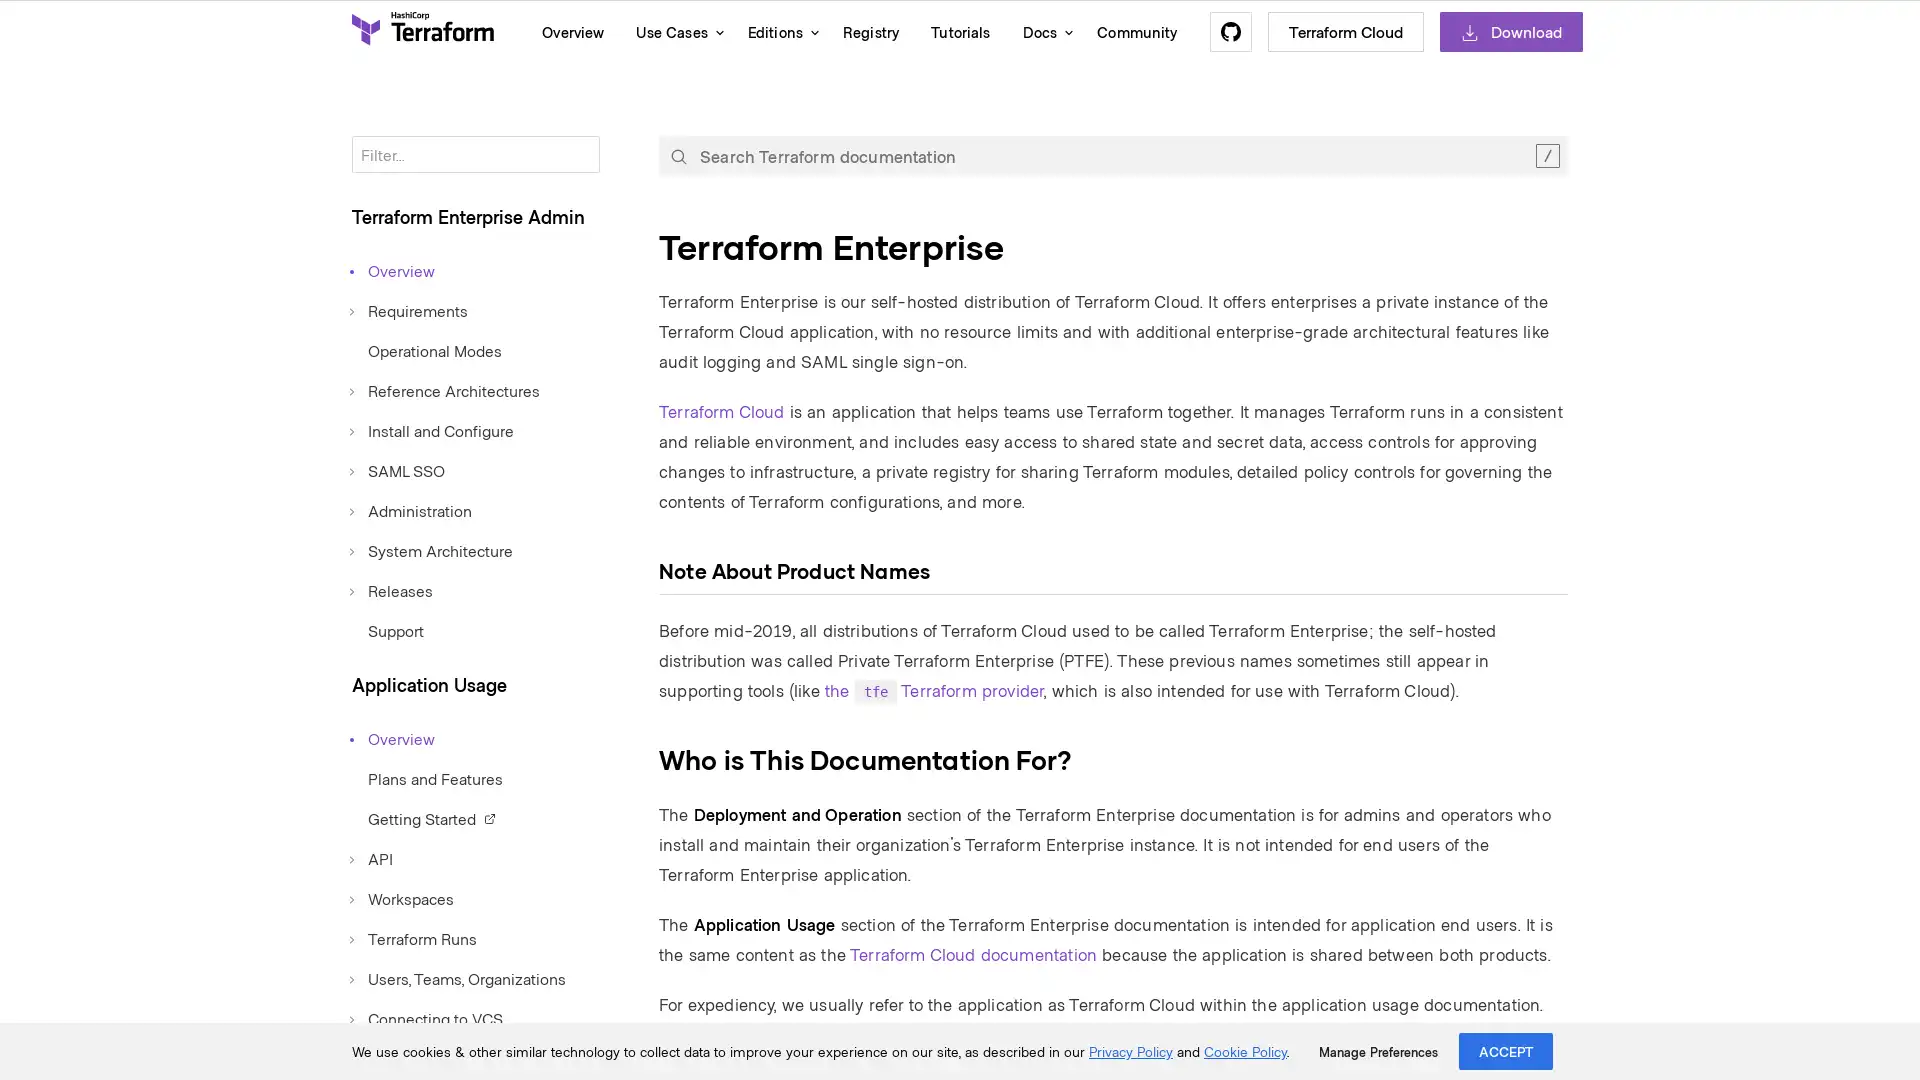 The image size is (1920, 1080). Describe the element at coordinates (413, 937) in the screenshot. I see `Terraform Runs` at that location.